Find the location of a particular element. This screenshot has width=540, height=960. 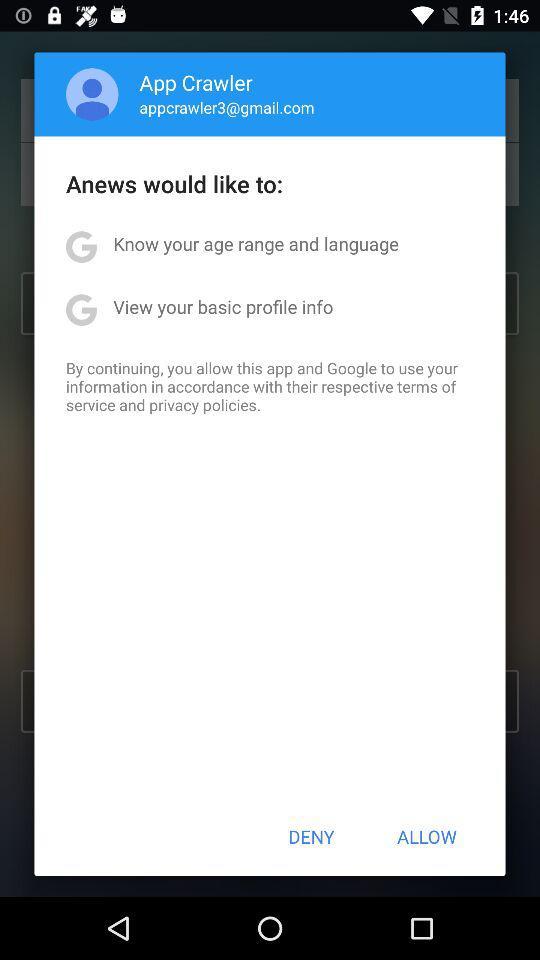

button to the left of allow button is located at coordinates (311, 836).